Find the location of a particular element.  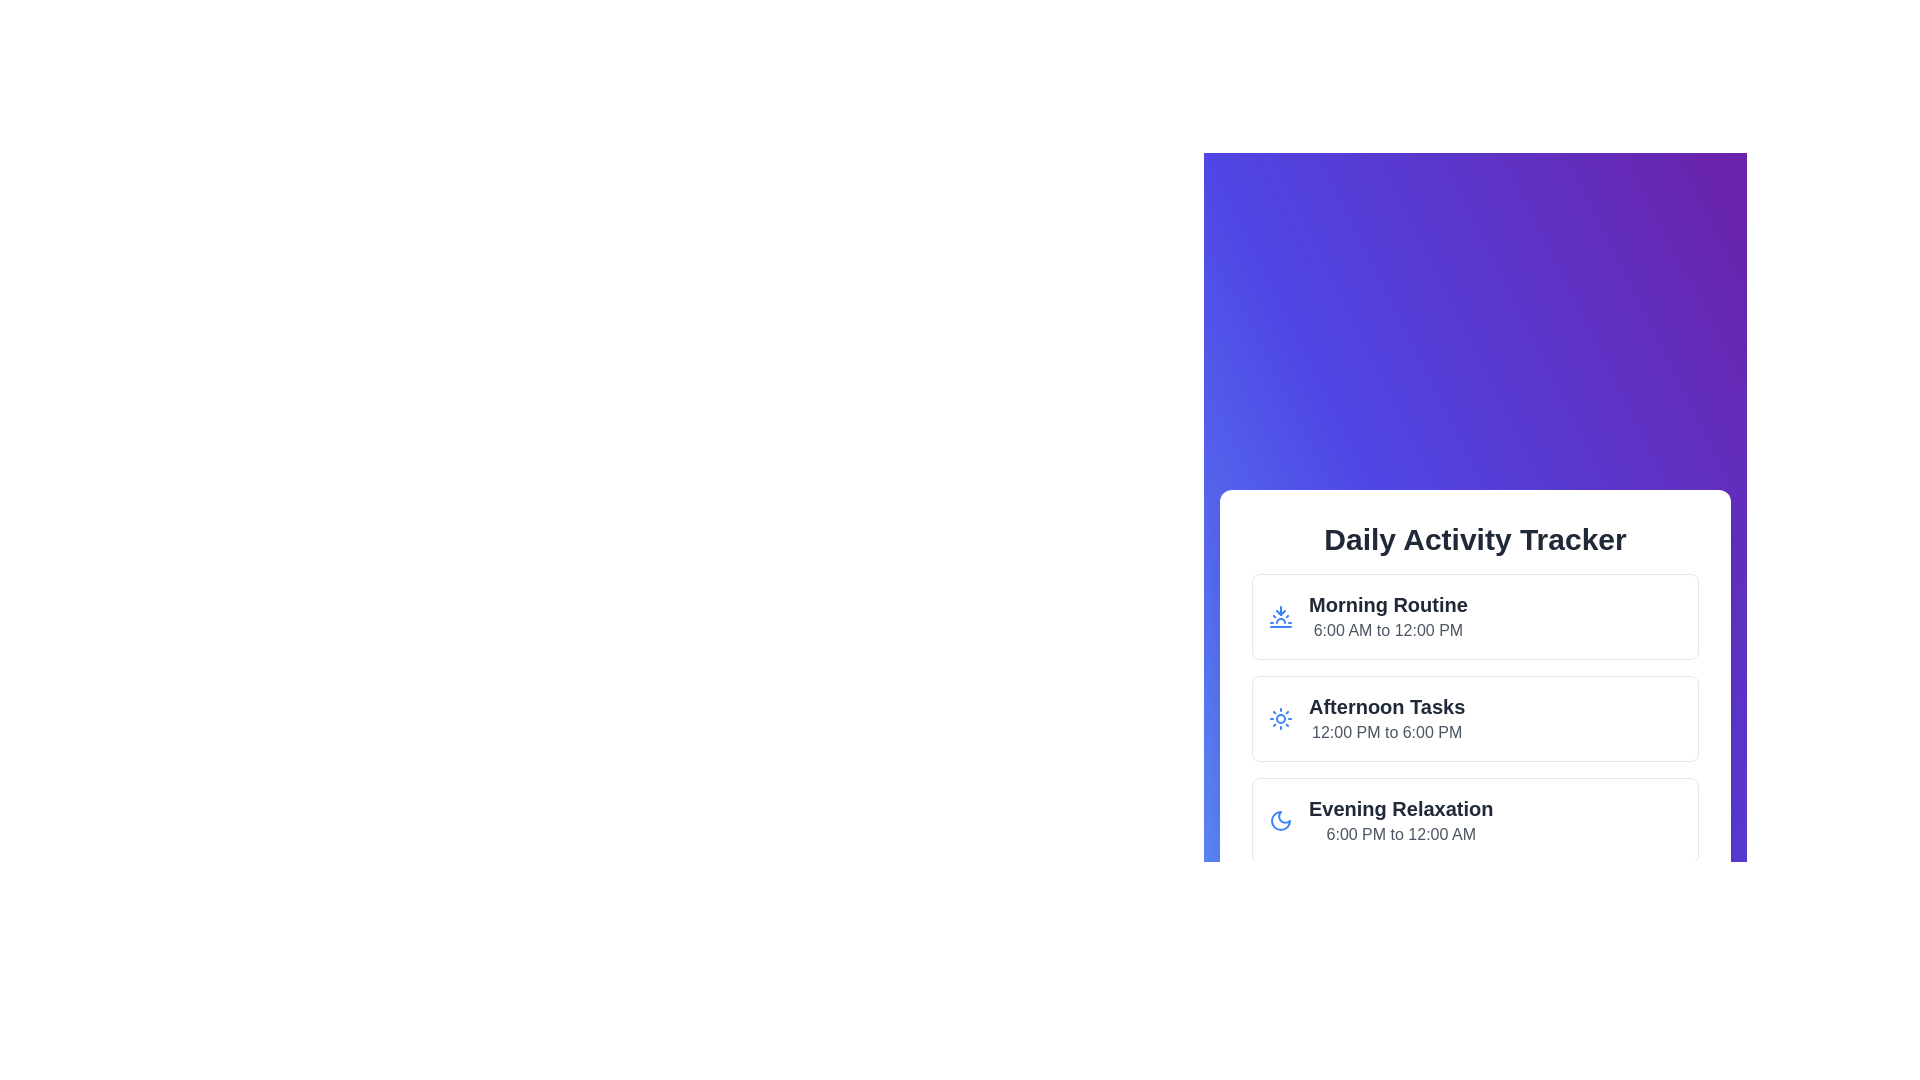

text block that informs users about the 'Evening Relaxation' activity scheduled from 6:00 PM to 12:00 AM, located as the third event in the 'Daily Activity Tracker' is located at coordinates (1400, 821).